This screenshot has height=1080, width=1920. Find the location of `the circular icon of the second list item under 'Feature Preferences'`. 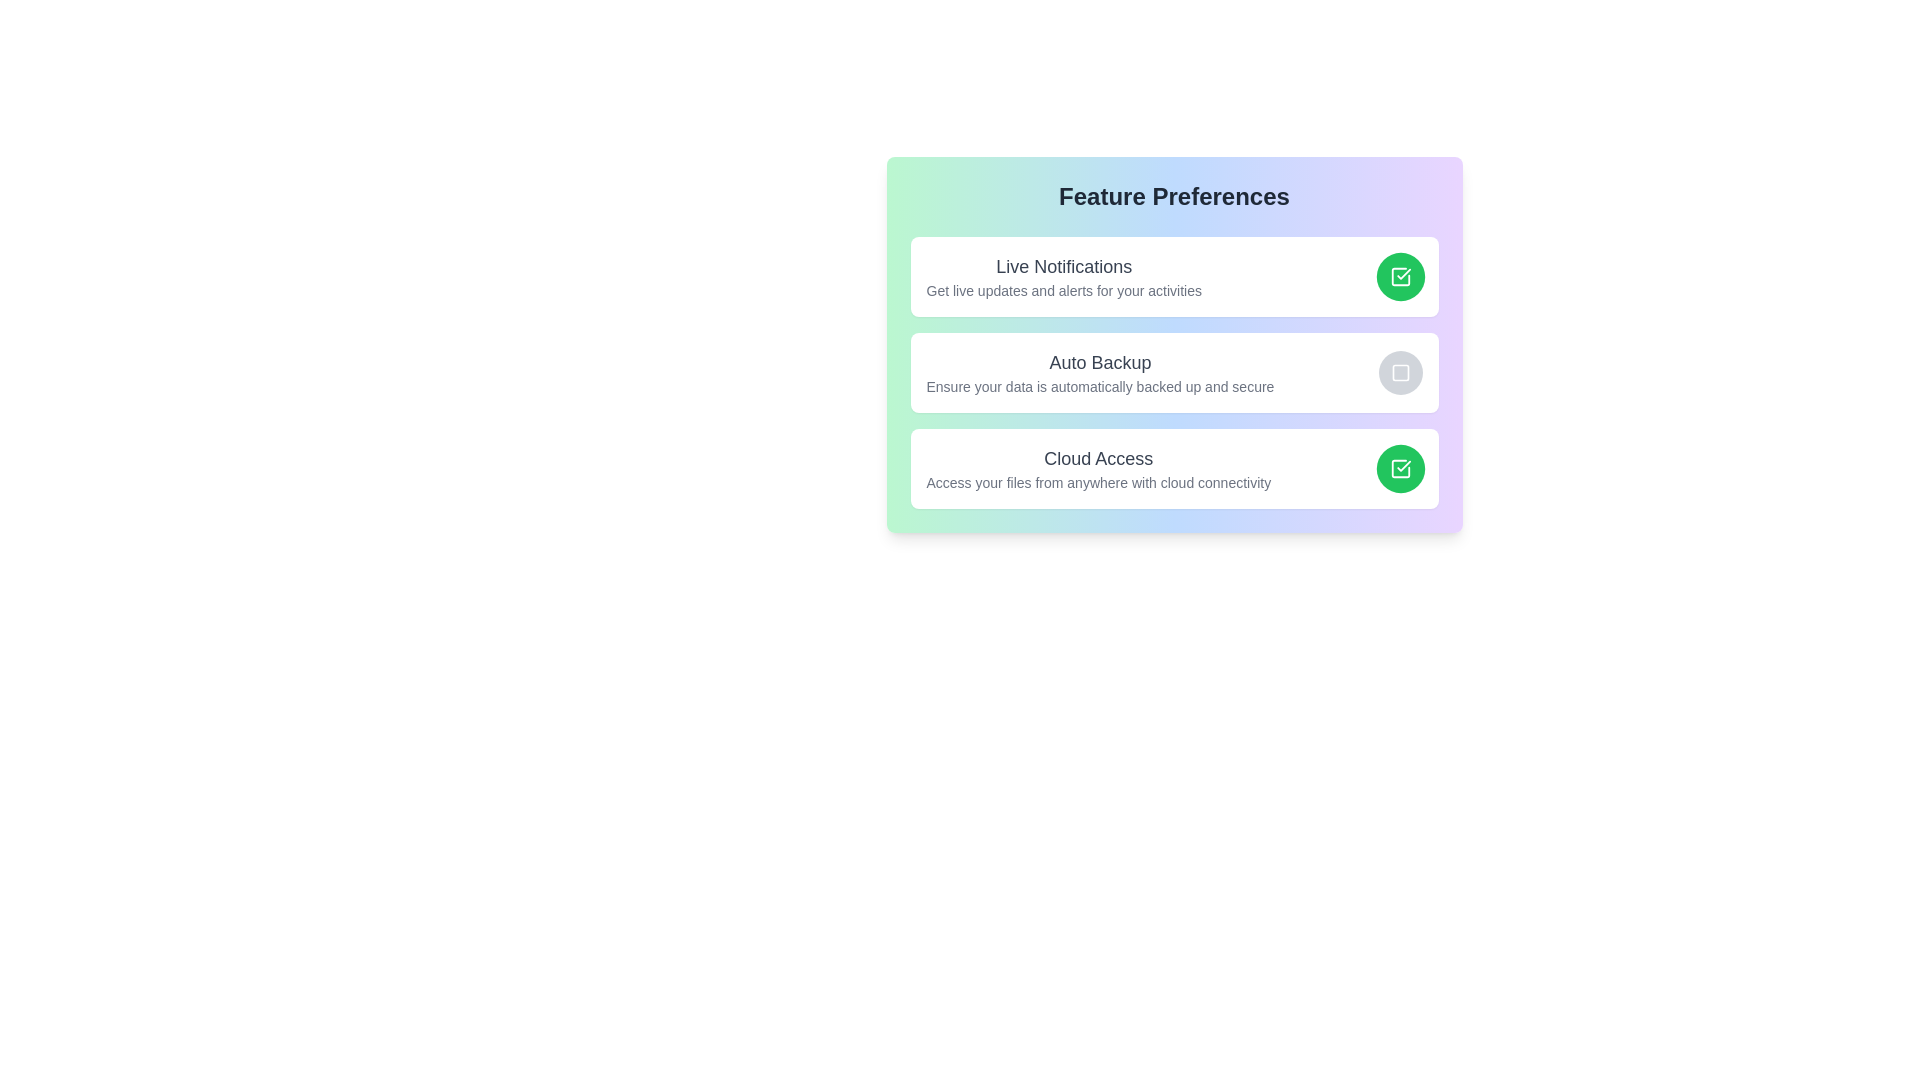

the circular icon of the second list item under 'Feature Preferences' is located at coordinates (1174, 373).